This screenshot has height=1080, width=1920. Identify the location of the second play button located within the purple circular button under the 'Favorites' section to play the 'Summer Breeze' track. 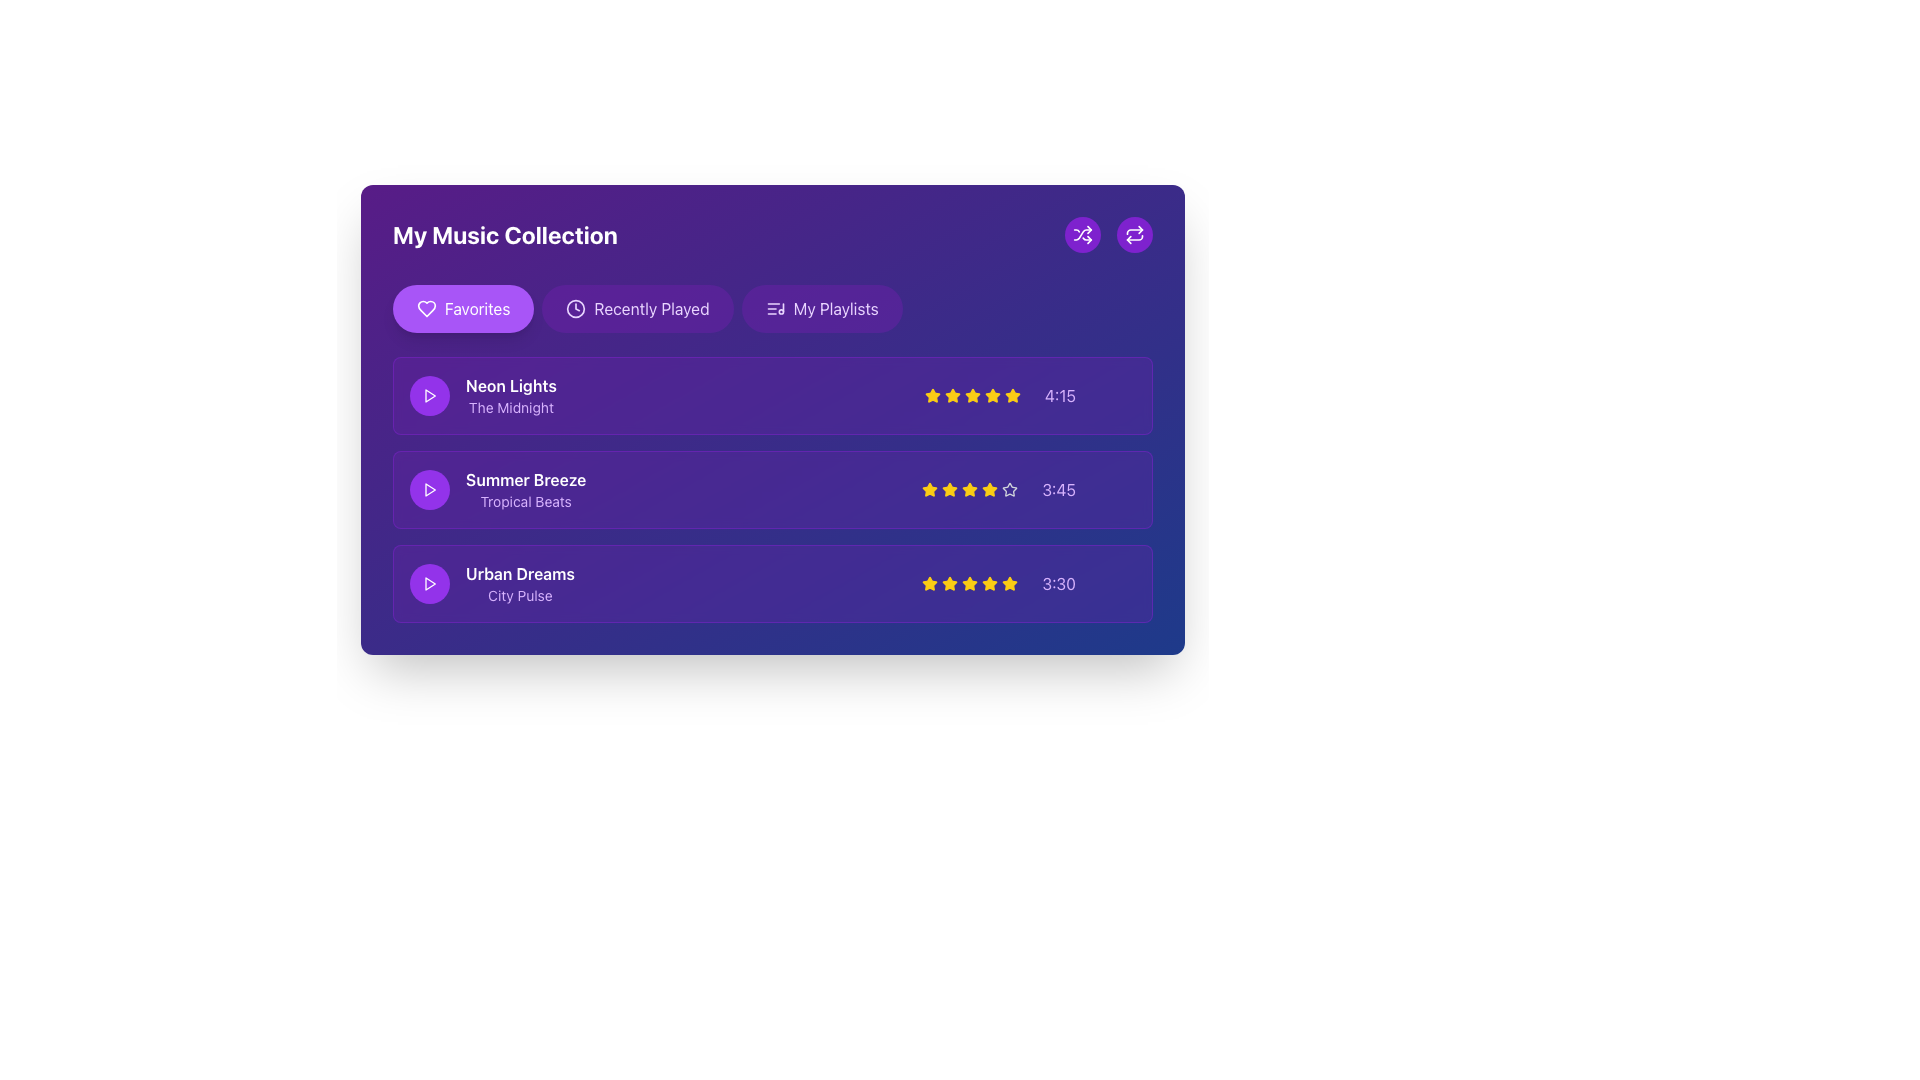
(429, 489).